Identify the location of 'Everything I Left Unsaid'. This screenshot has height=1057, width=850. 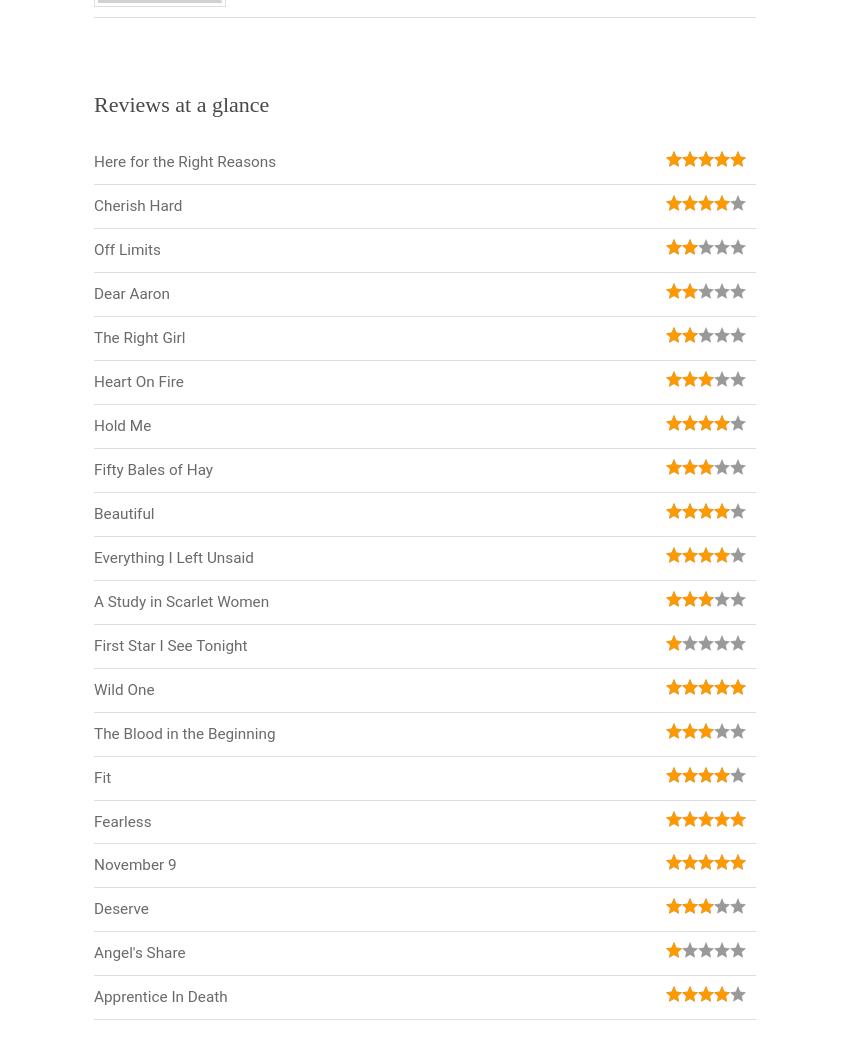
(172, 556).